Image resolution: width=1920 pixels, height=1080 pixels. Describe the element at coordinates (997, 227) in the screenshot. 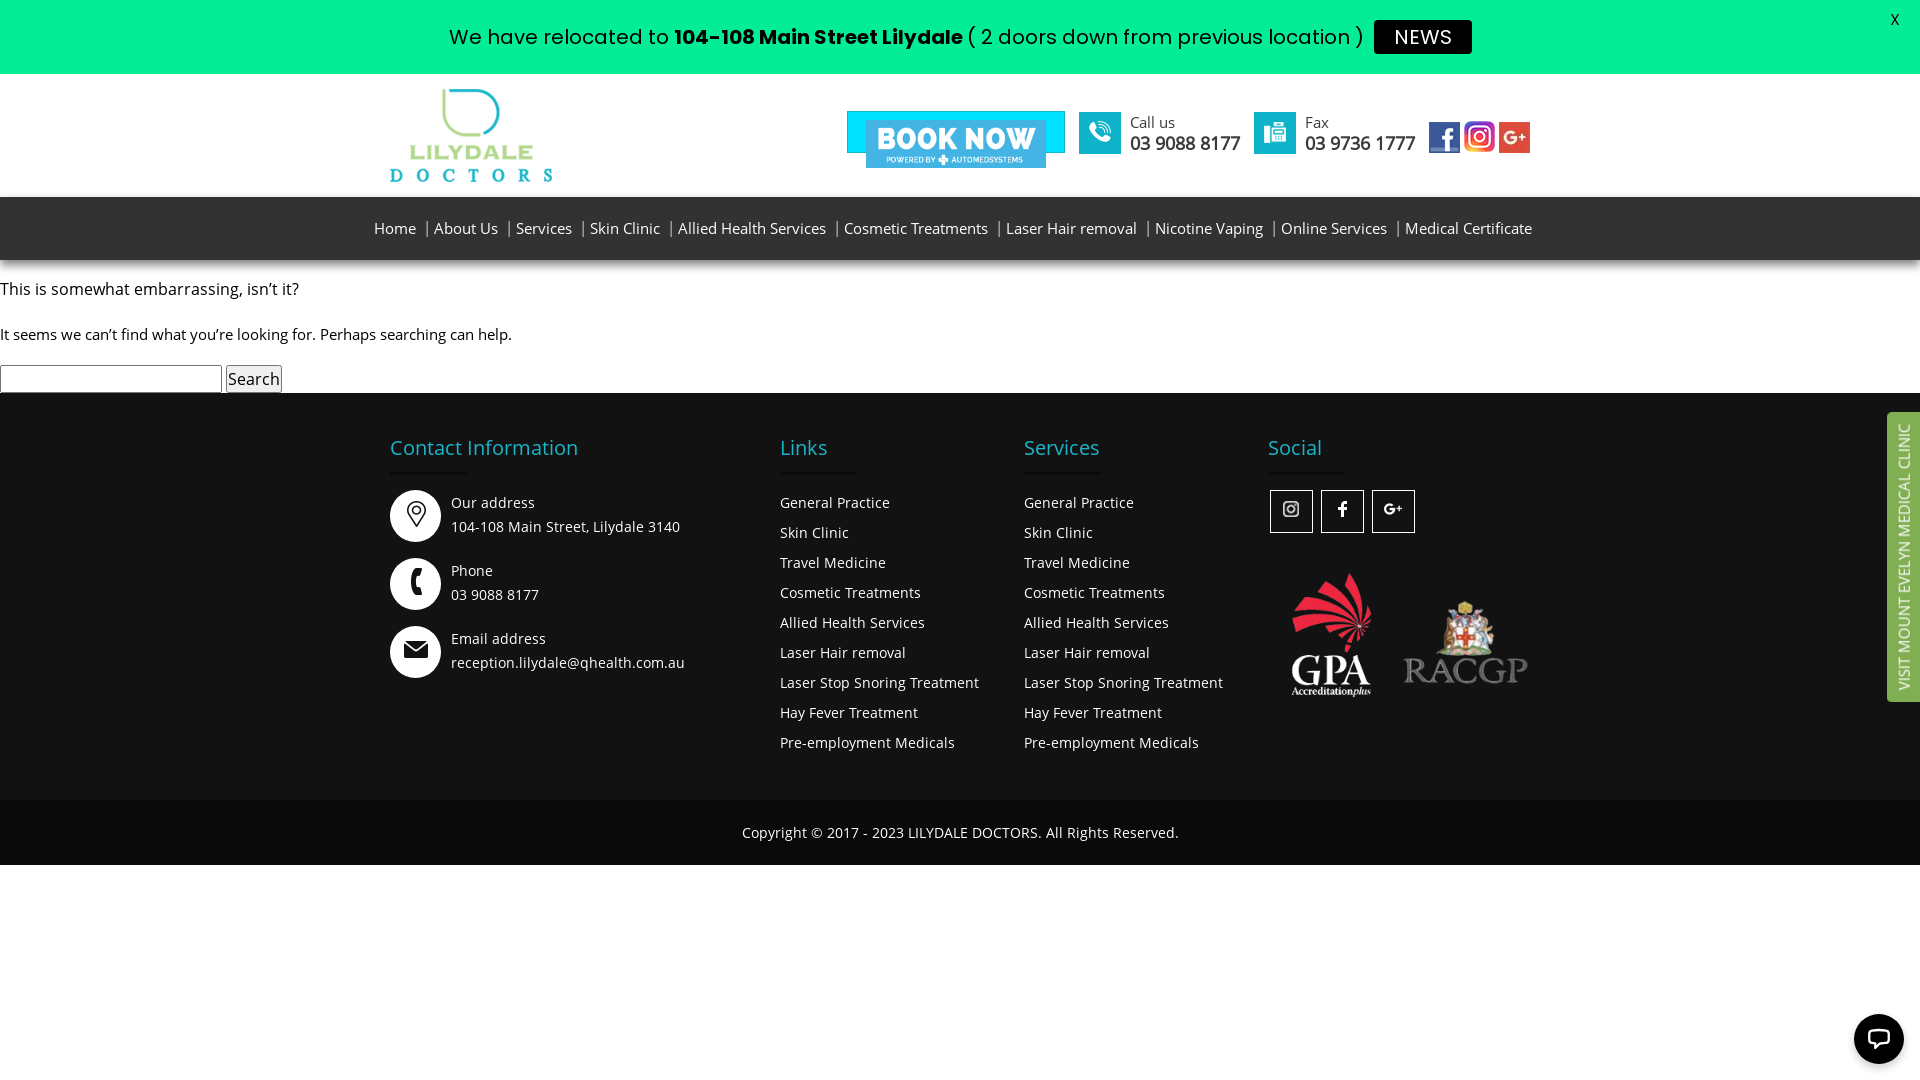

I see `'Laser Hair removal'` at that location.